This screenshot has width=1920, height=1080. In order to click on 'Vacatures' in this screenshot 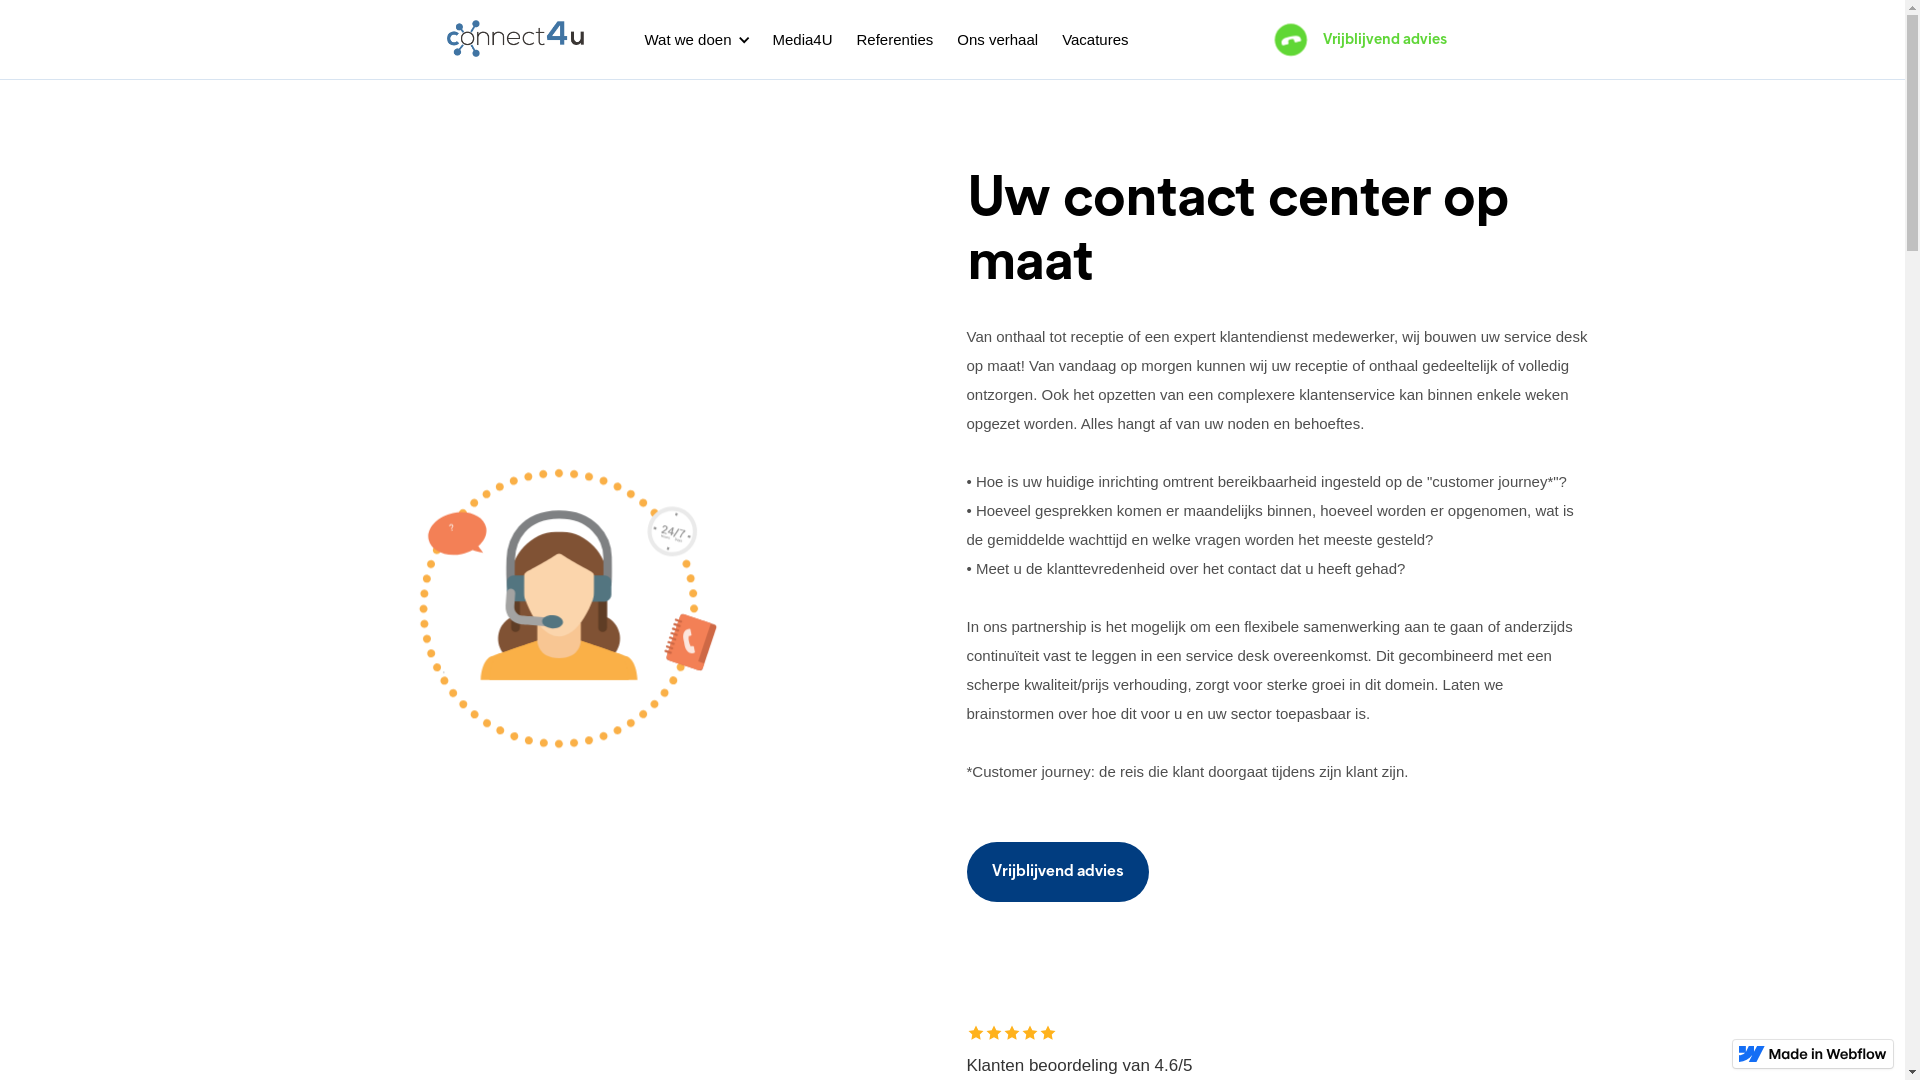, I will do `click(1093, 39)`.